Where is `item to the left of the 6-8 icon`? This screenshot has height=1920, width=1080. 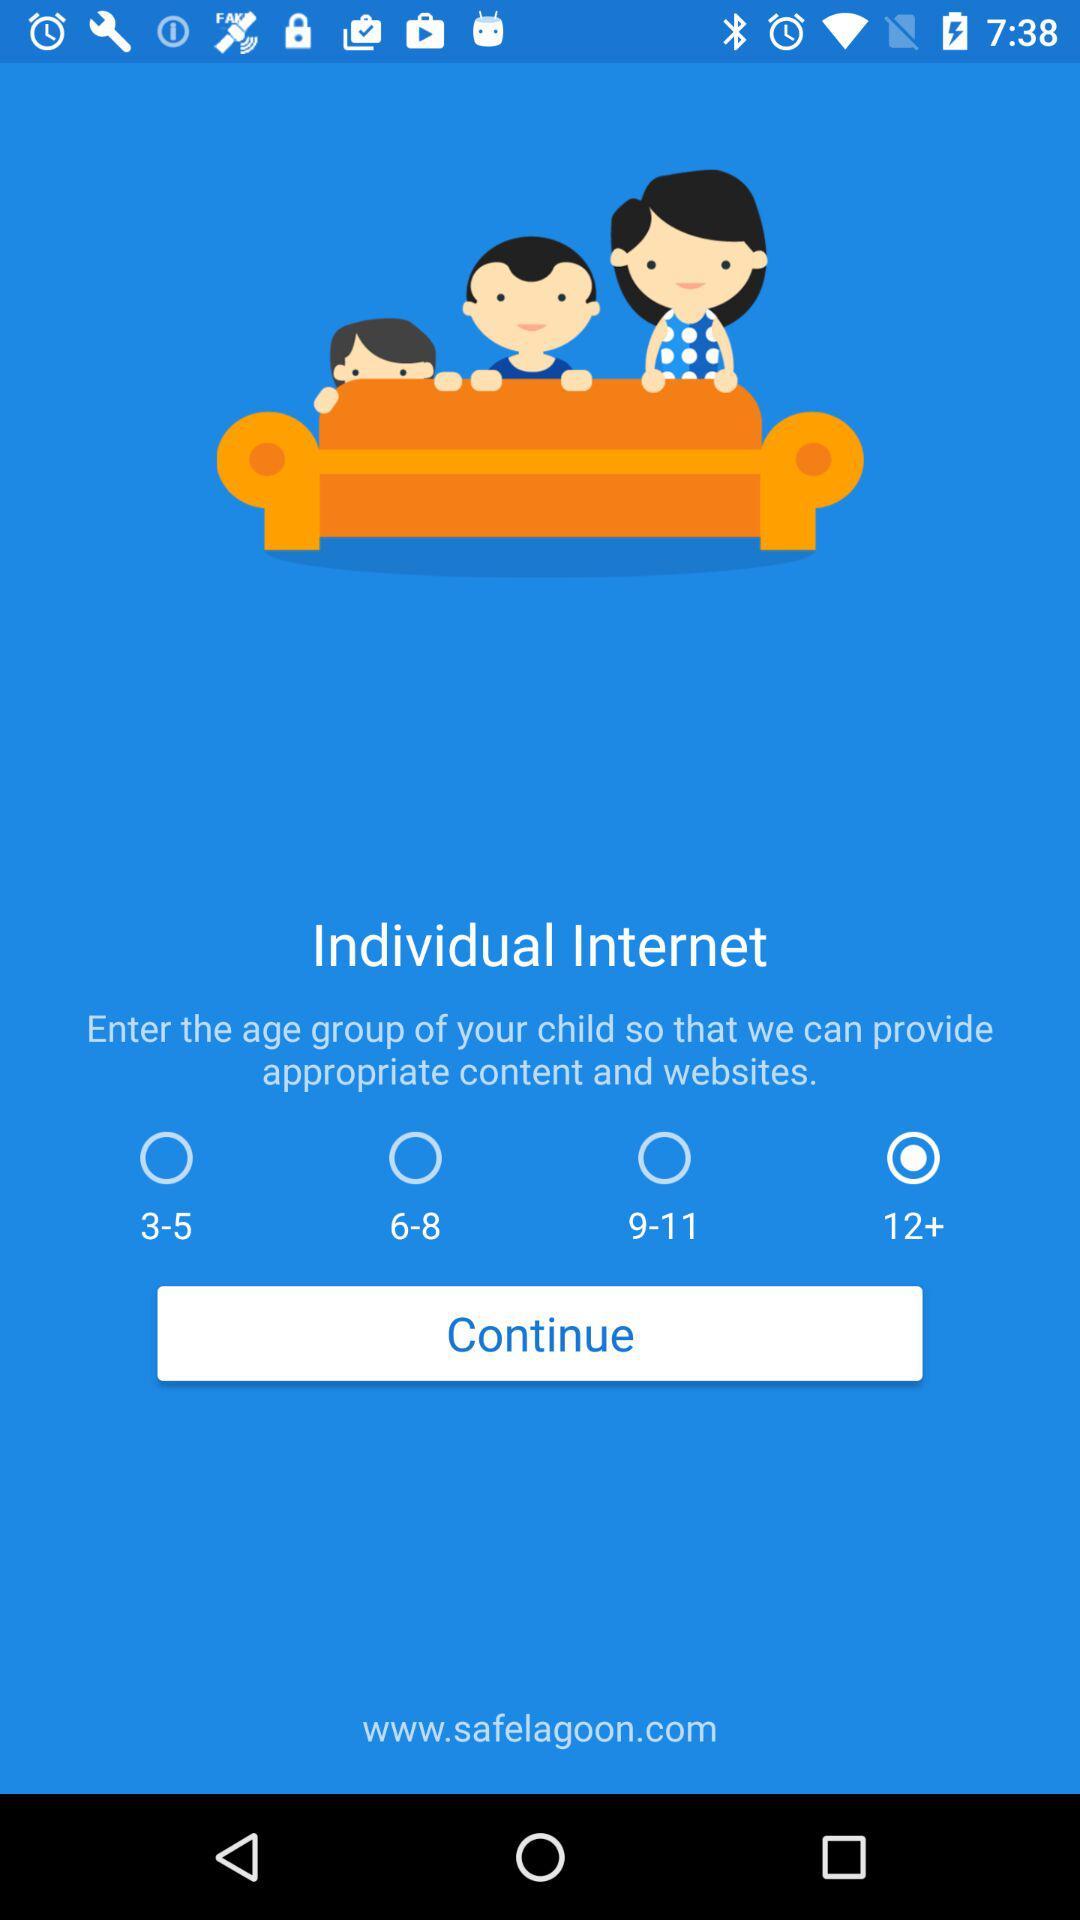
item to the left of the 6-8 icon is located at coordinates (165, 1182).